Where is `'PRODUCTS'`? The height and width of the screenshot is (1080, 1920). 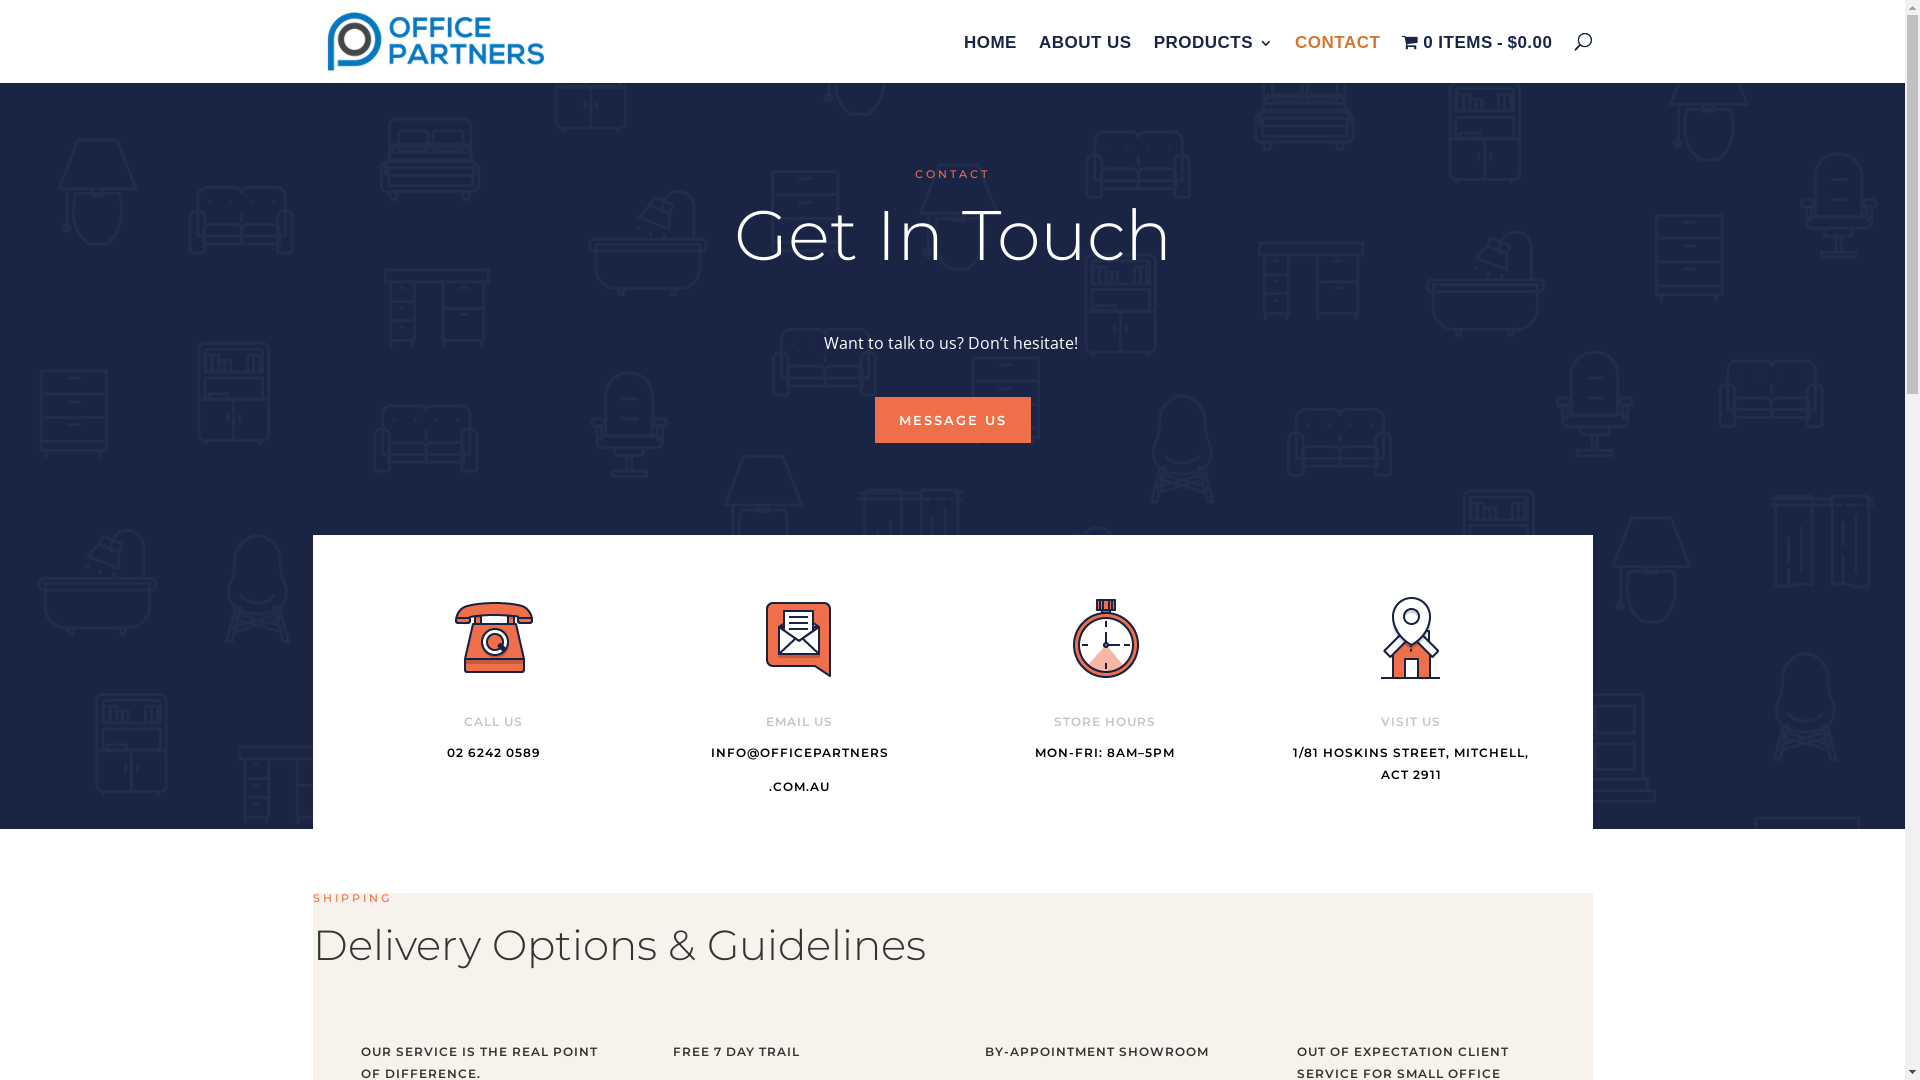 'PRODUCTS' is located at coordinates (1153, 58).